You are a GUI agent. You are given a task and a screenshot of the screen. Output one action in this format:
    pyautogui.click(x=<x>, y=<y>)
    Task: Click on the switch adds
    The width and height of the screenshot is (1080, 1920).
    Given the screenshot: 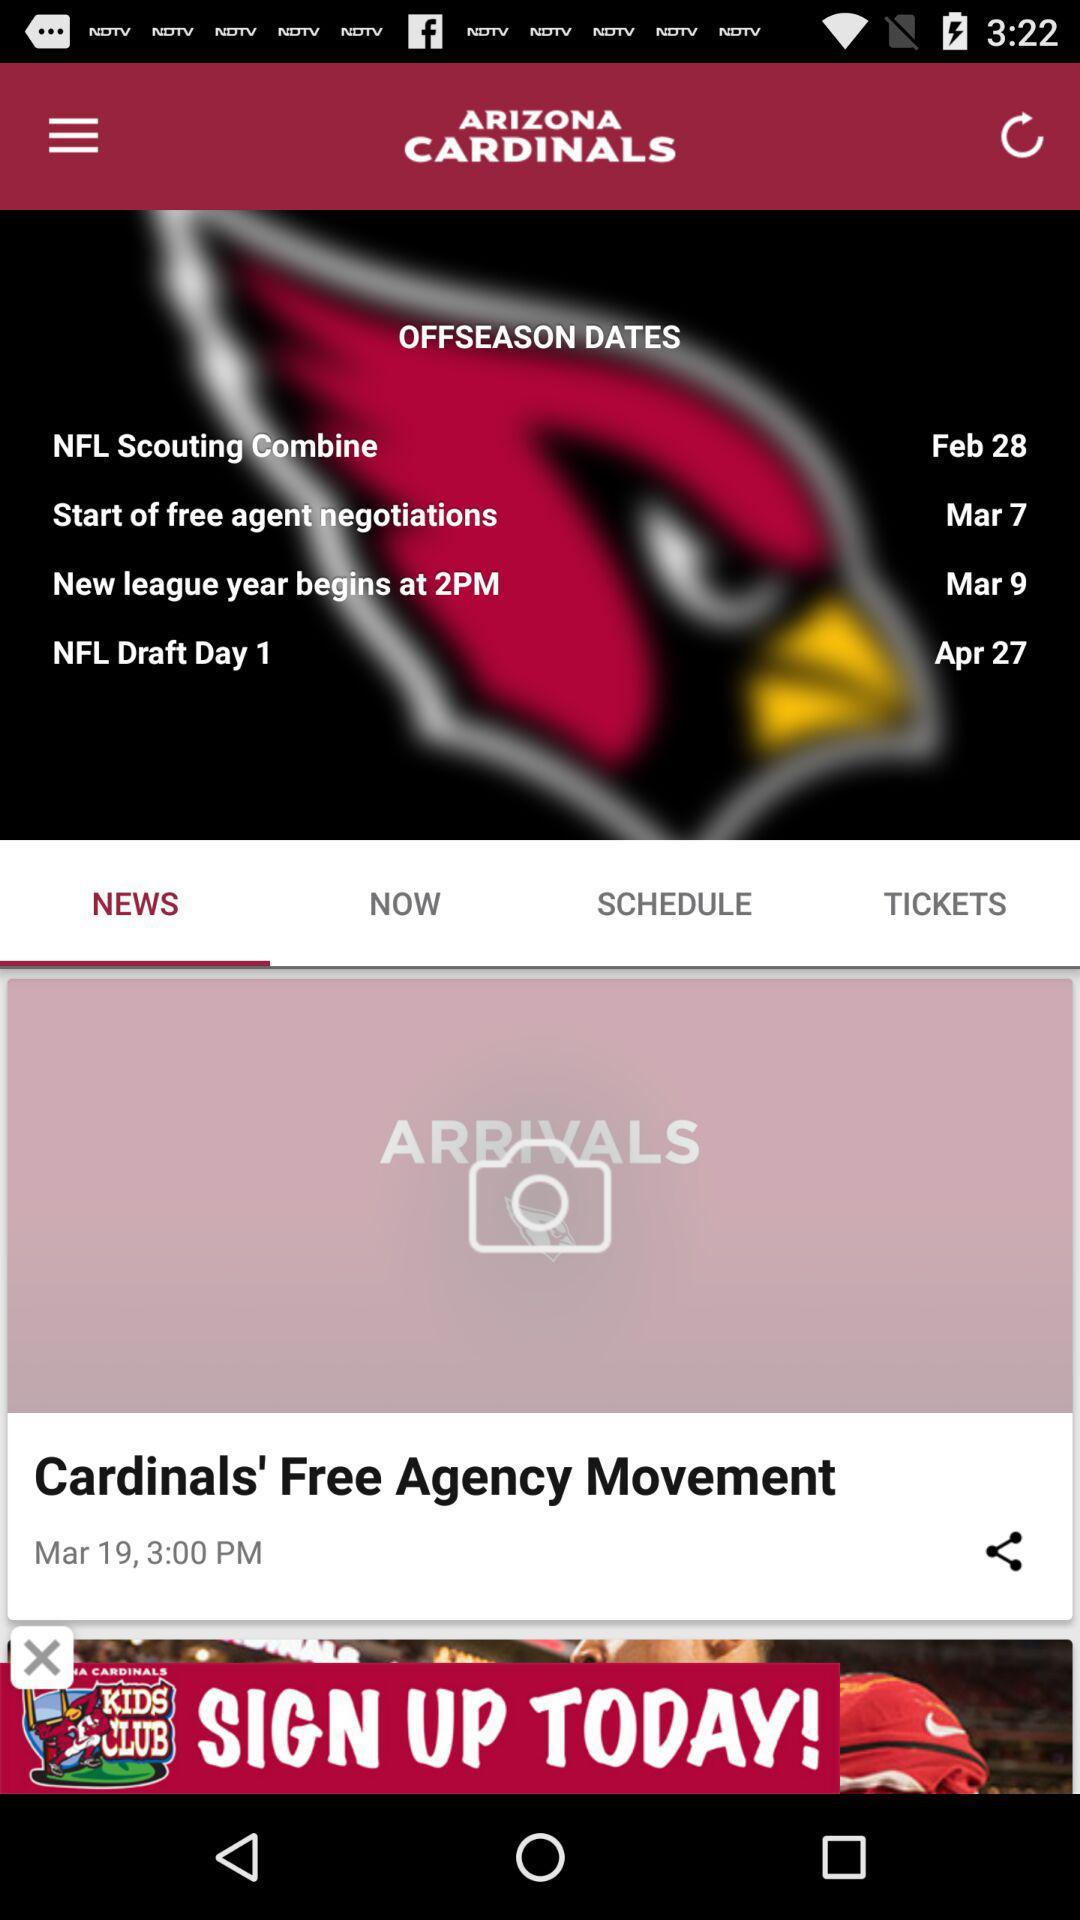 What is the action you would take?
    pyautogui.click(x=540, y=1727)
    